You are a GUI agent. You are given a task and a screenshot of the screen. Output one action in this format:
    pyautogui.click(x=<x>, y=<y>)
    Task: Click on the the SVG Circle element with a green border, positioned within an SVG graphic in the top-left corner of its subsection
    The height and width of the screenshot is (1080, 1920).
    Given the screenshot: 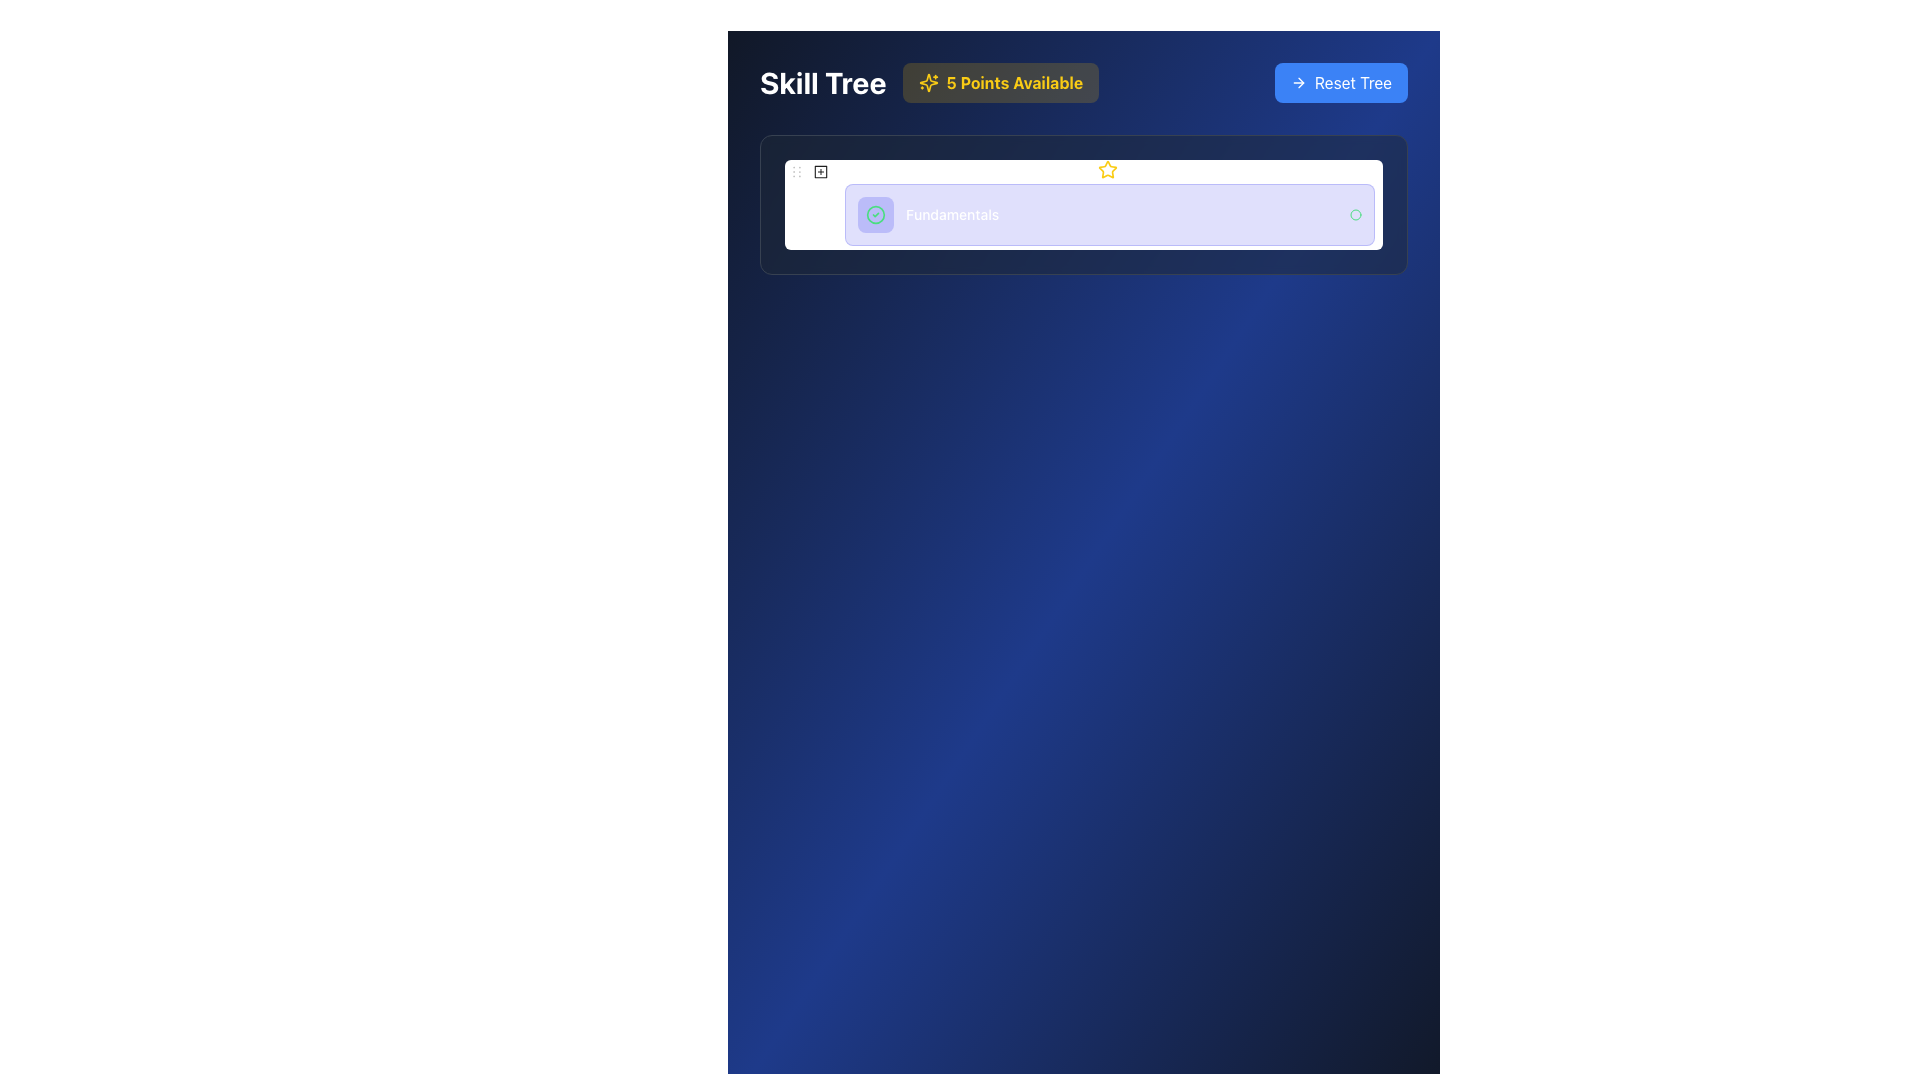 What is the action you would take?
    pyautogui.click(x=1356, y=215)
    